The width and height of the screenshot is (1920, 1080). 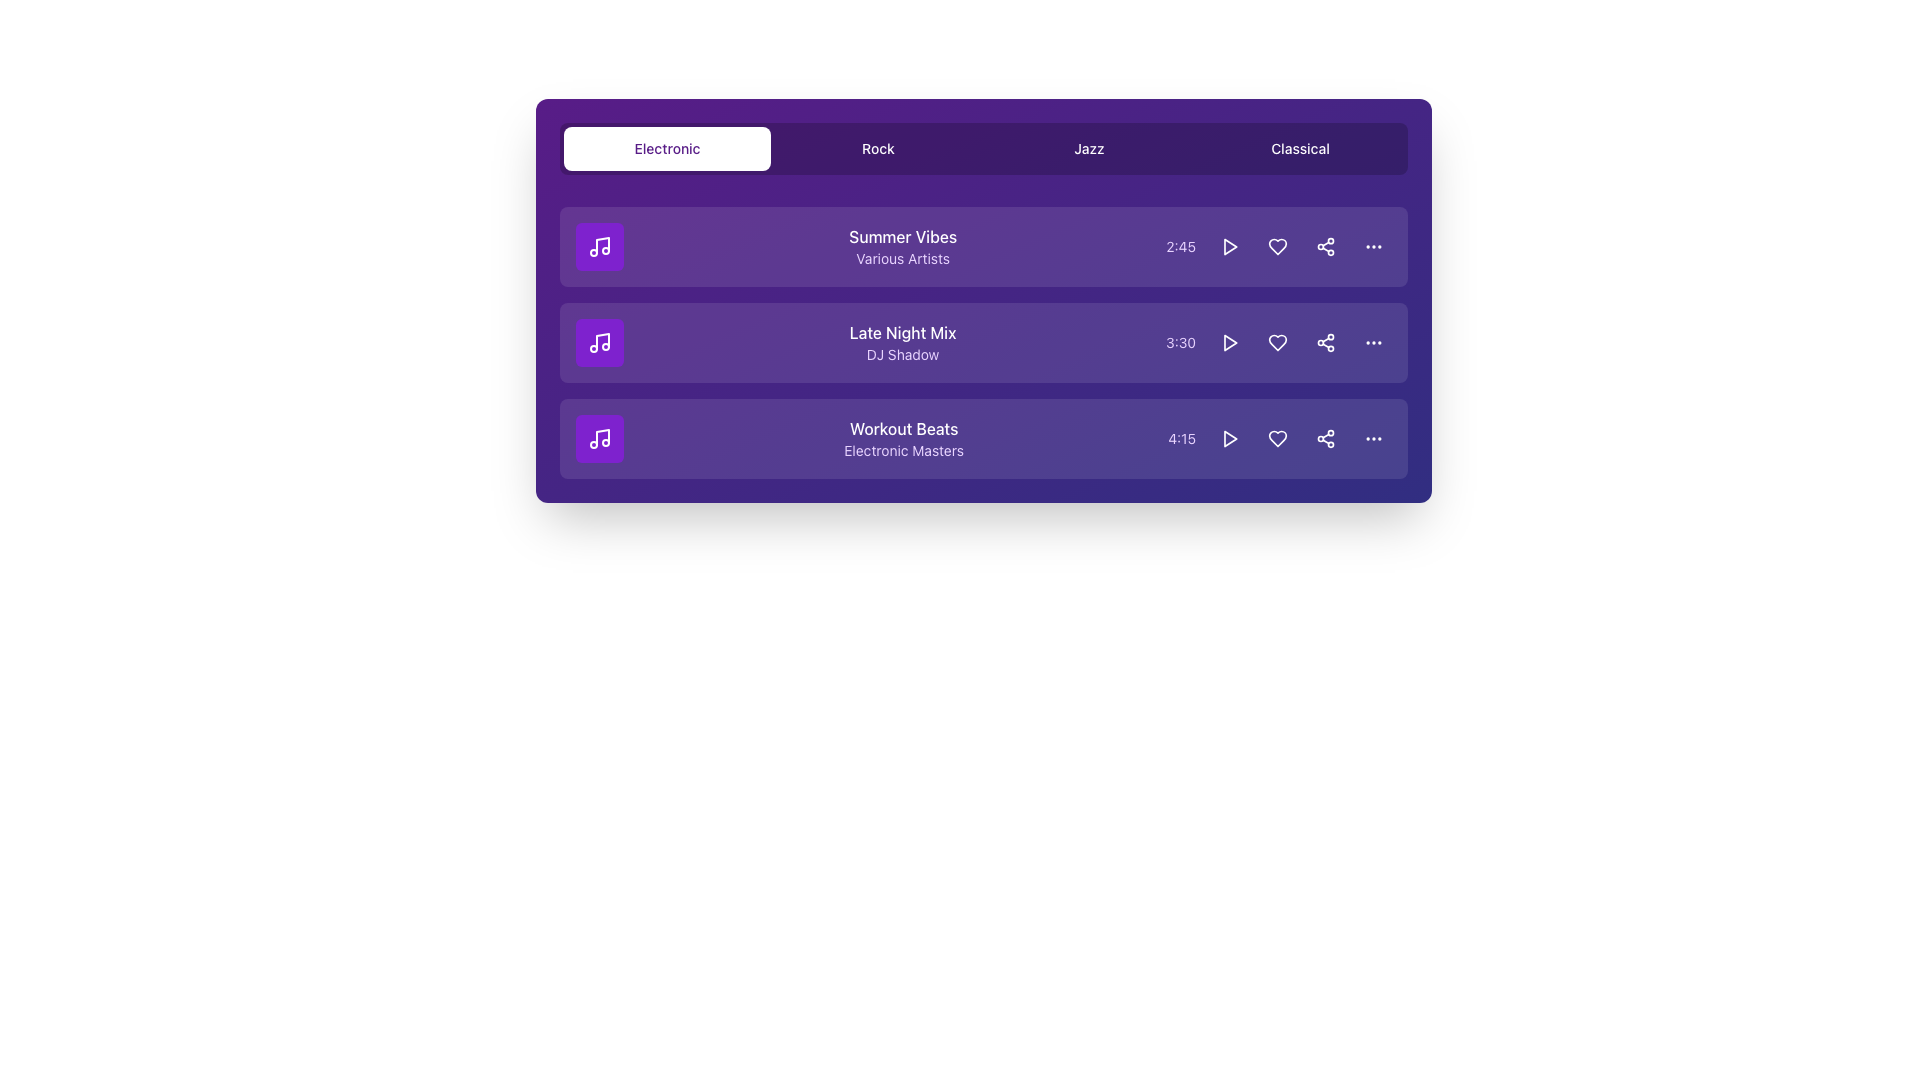 What do you see at coordinates (1228, 245) in the screenshot?
I see `the play button for the track 'Summer Vibes' located on the right side of the first row, adjacent to the time duration (2:45), to observe the hover effect` at bounding box center [1228, 245].